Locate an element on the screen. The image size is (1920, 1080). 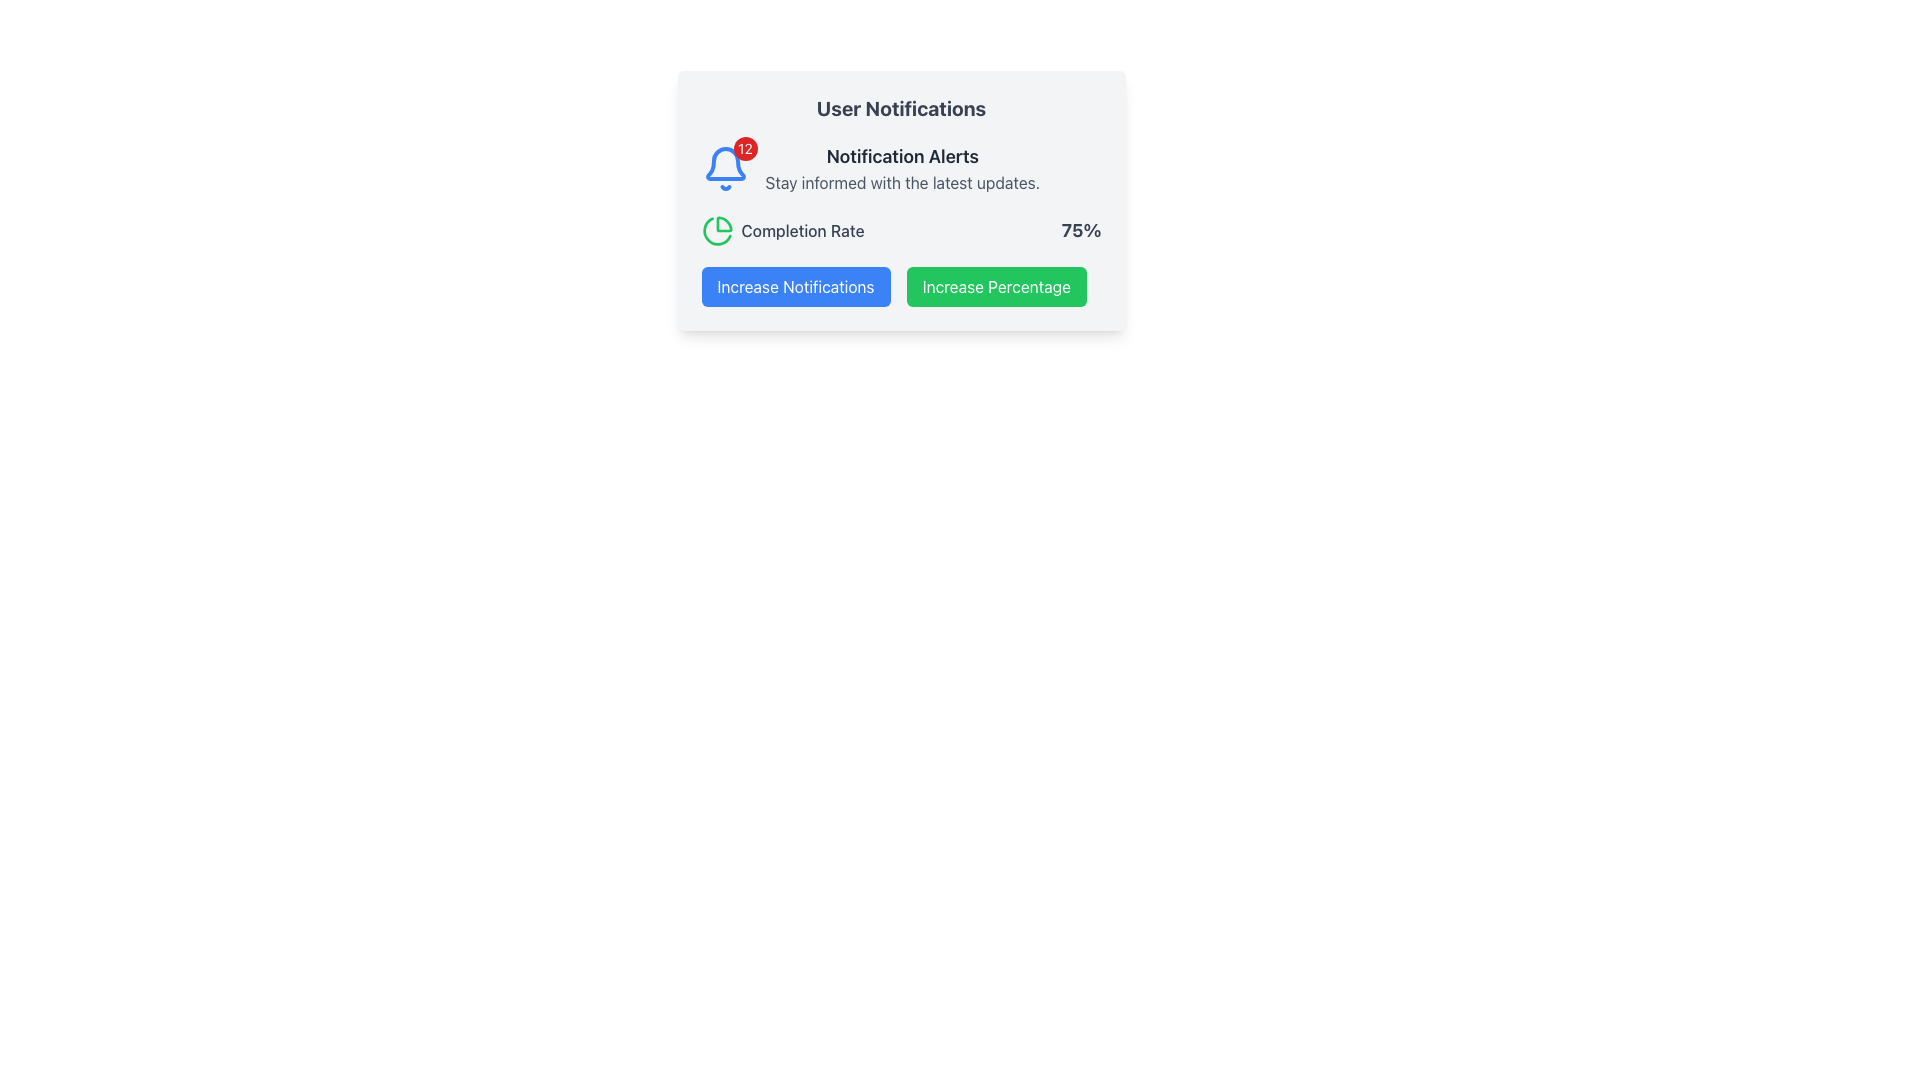
the Notification Icon with Badge is located at coordinates (724, 168).